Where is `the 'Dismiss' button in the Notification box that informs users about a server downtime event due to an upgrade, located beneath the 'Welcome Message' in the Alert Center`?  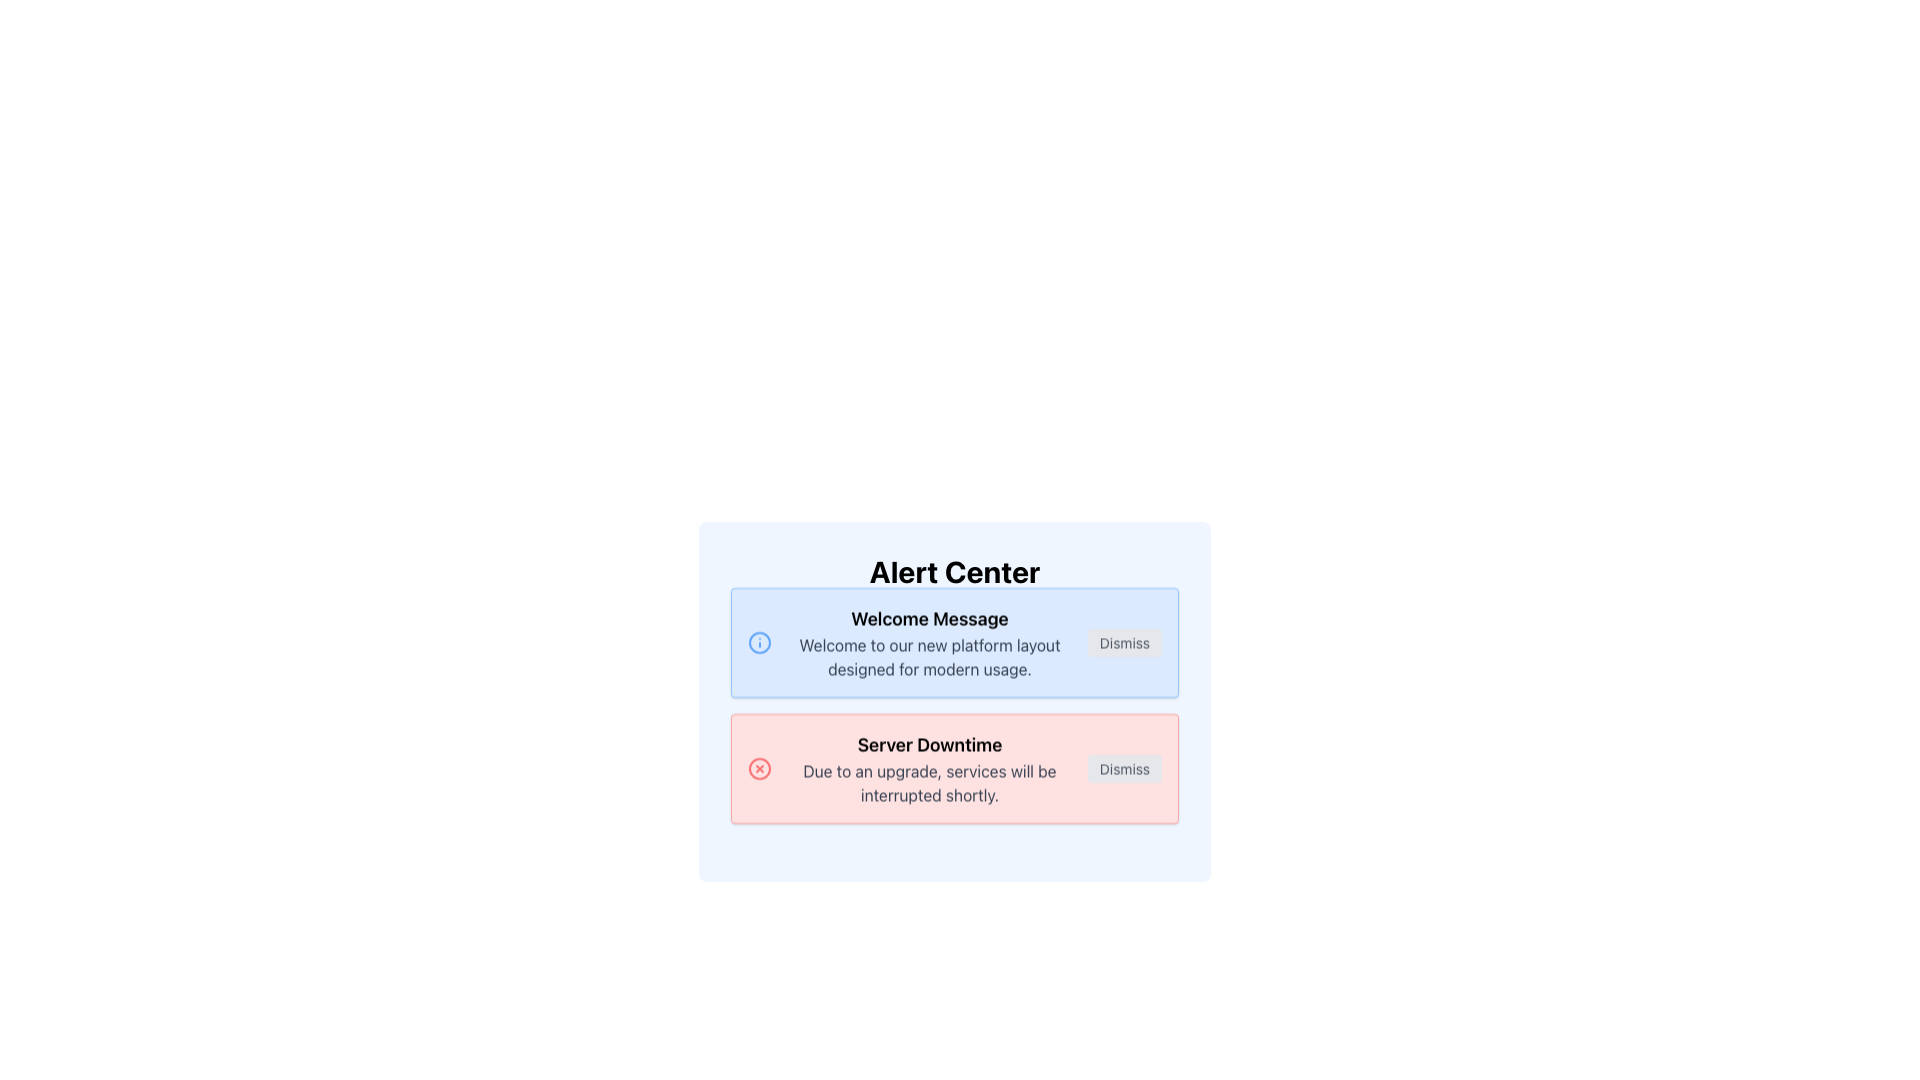
the 'Dismiss' button in the Notification box that informs users about a server downtime event due to an upgrade, located beneath the 'Welcome Message' in the Alert Center is located at coordinates (954, 732).